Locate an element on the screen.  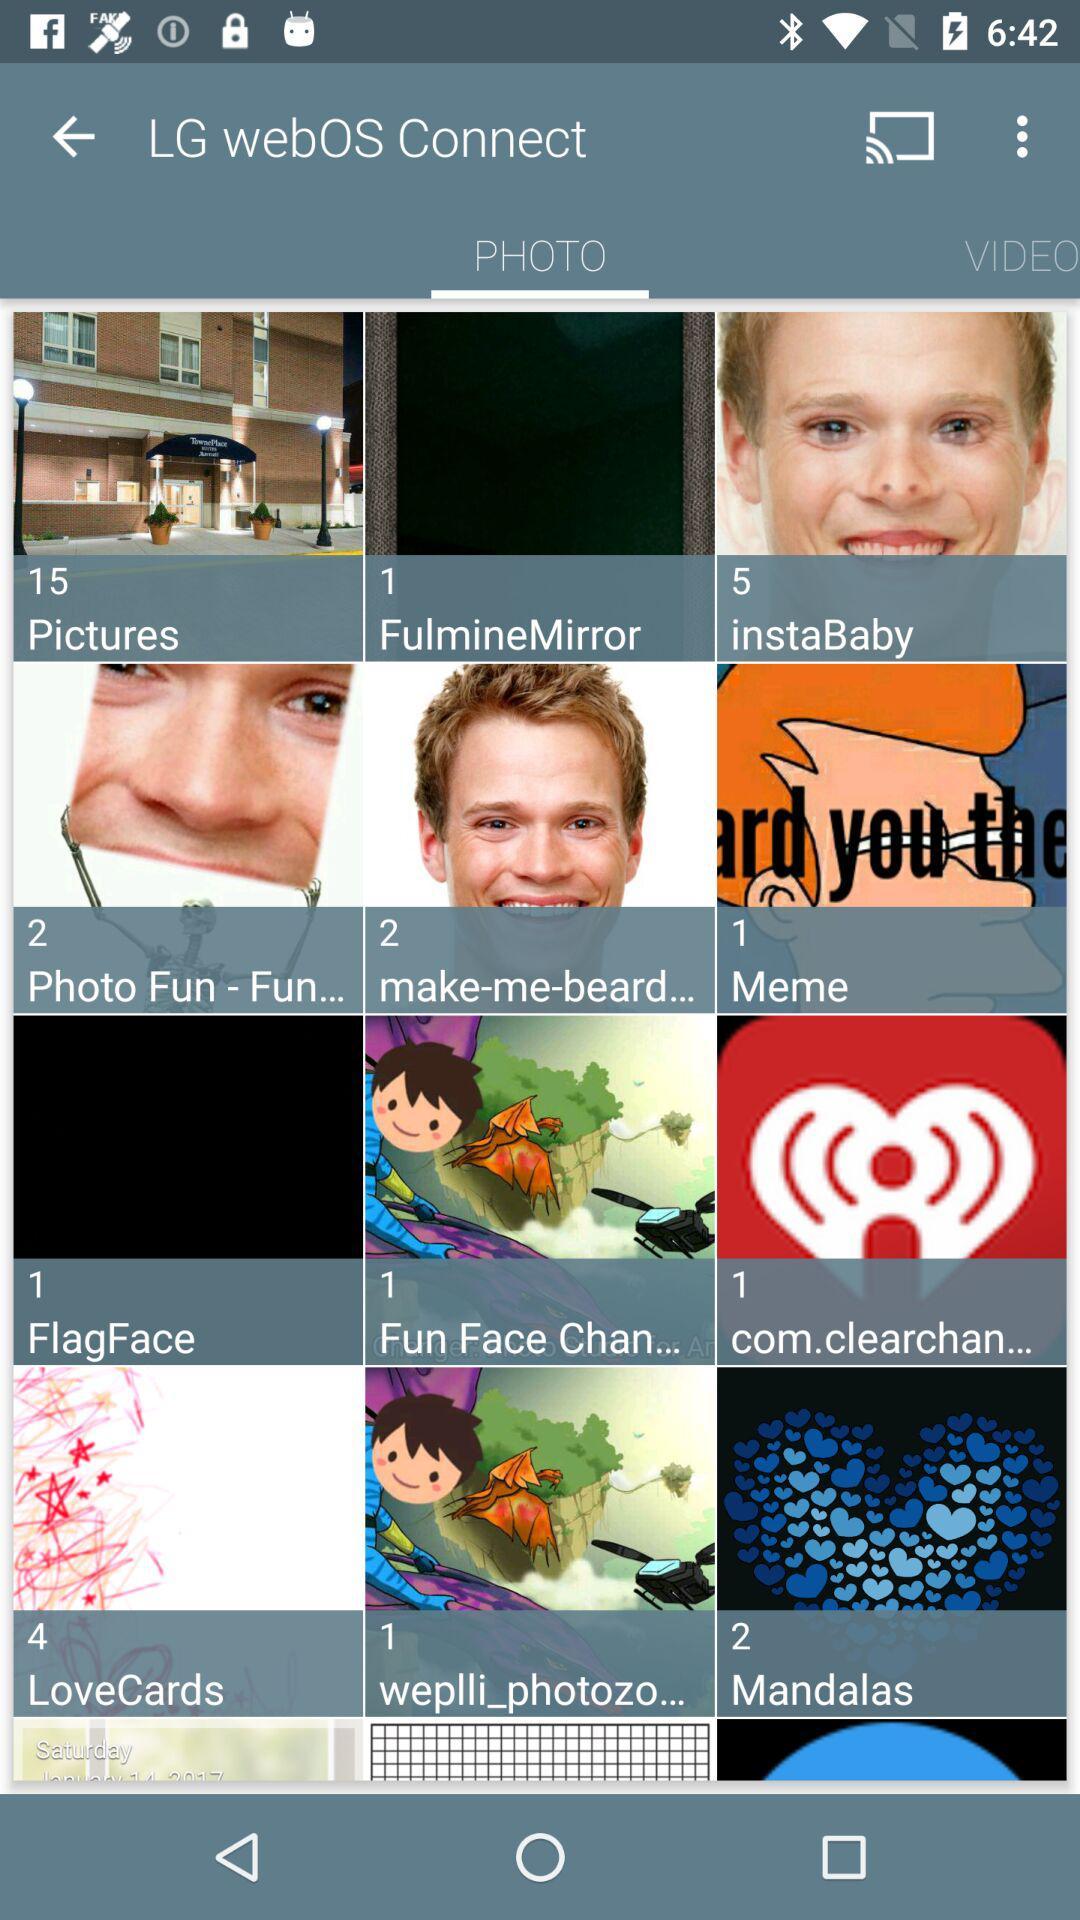
the item next to the photo icon is located at coordinates (1022, 253).